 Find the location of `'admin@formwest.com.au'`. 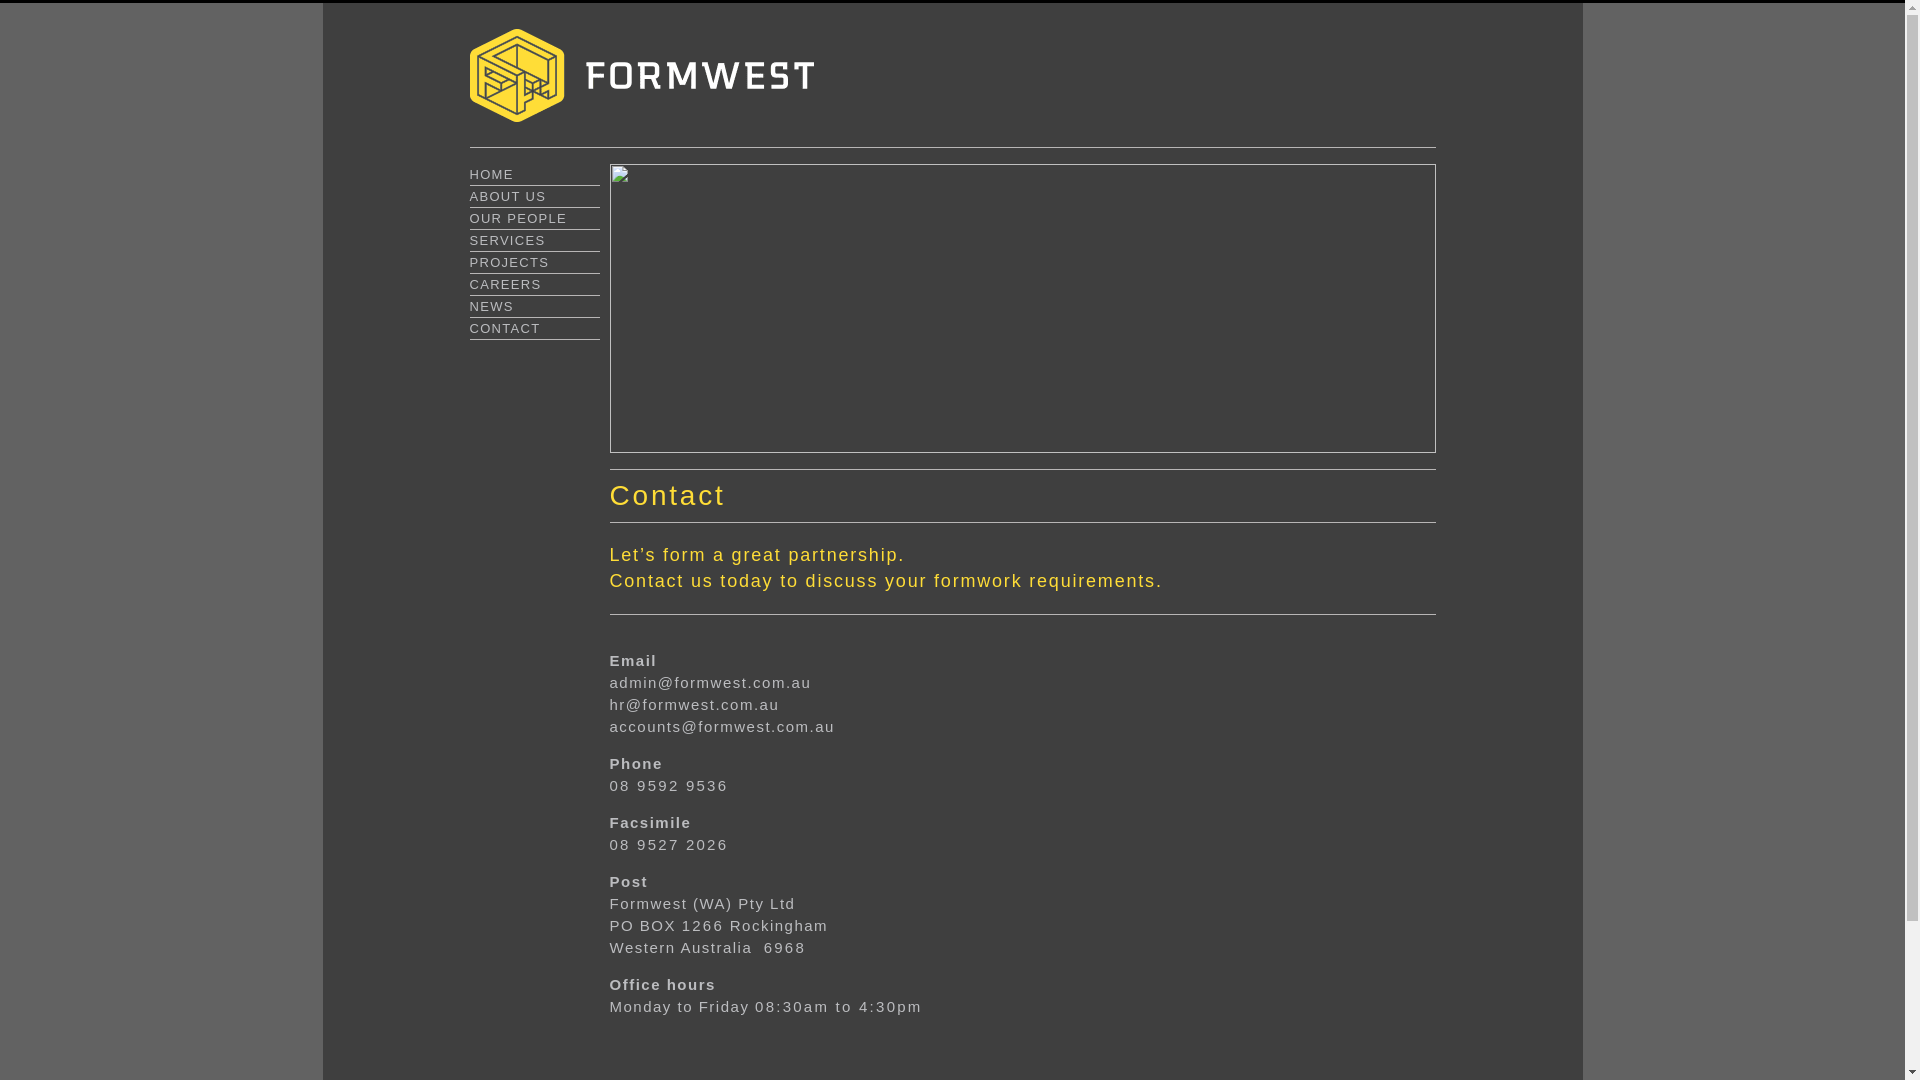

'admin@formwest.com.au' is located at coordinates (710, 681).